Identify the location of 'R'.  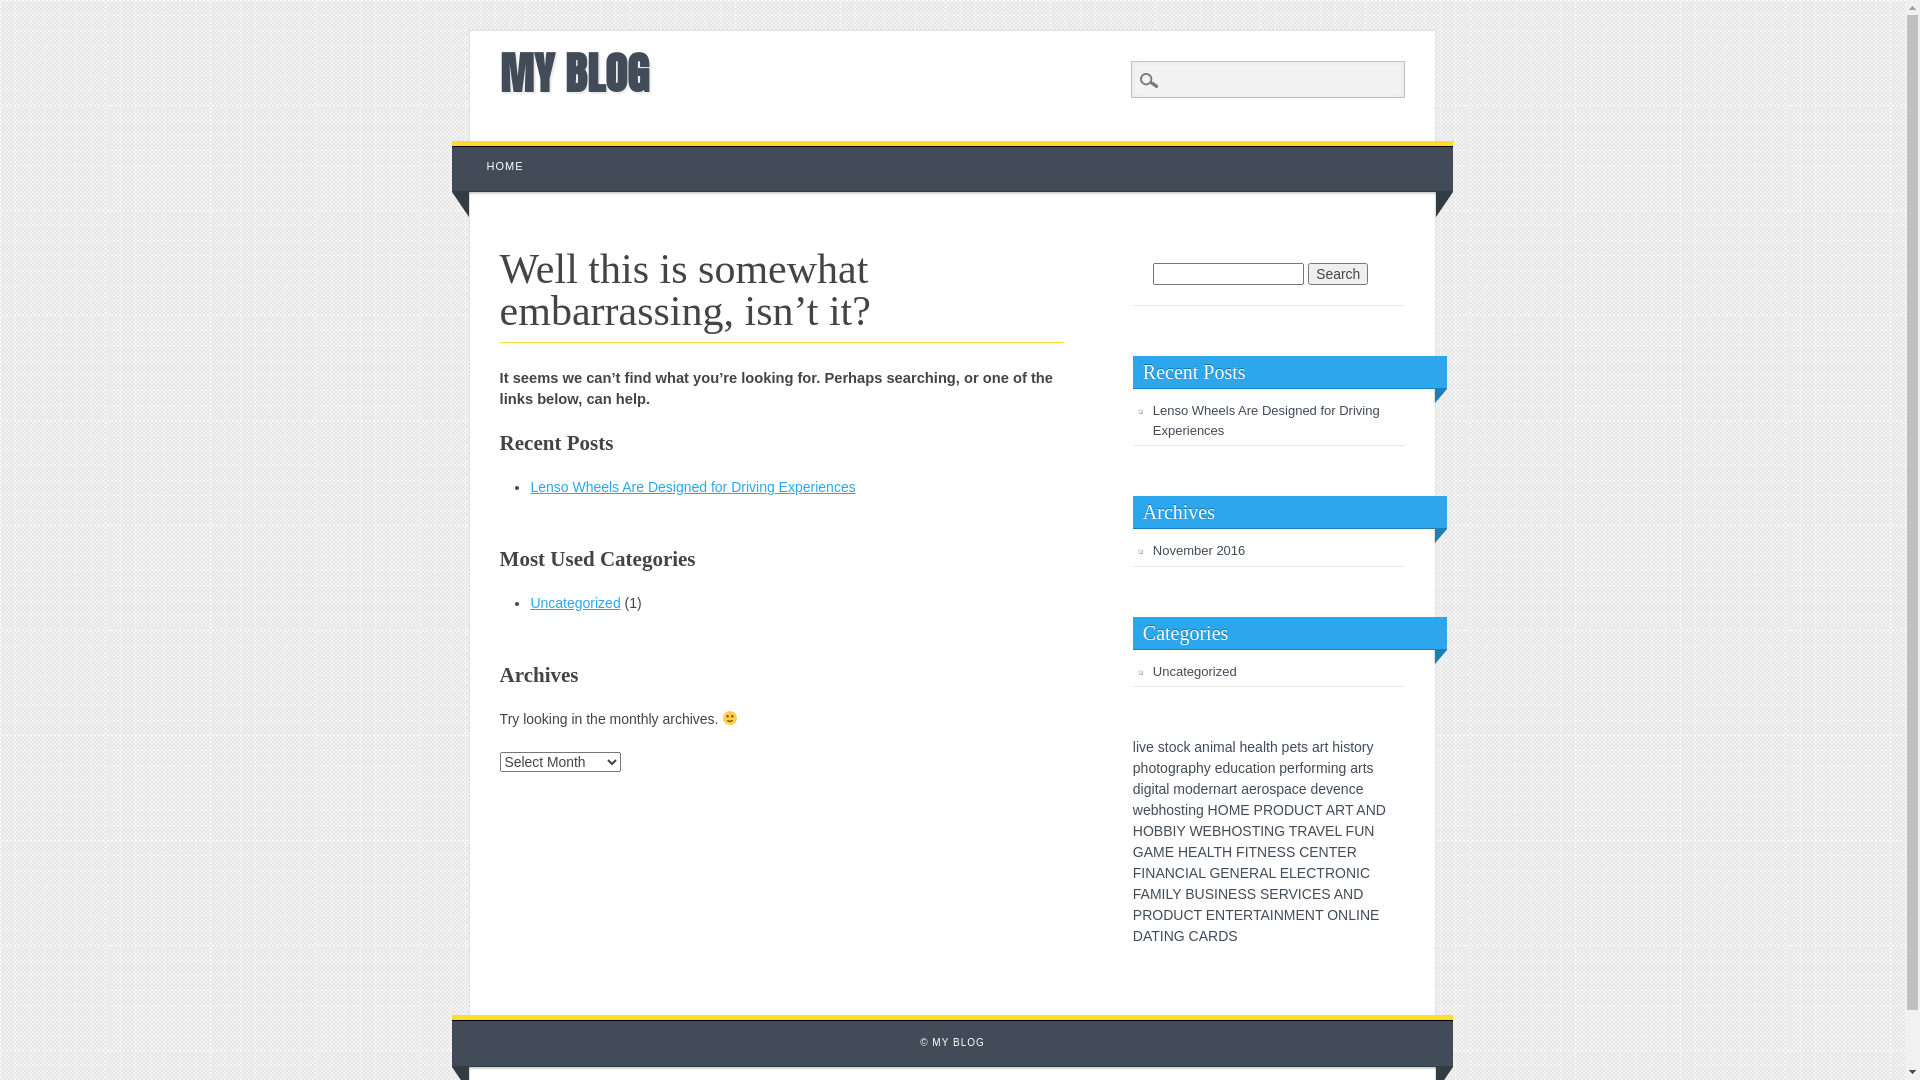
(1212, 936).